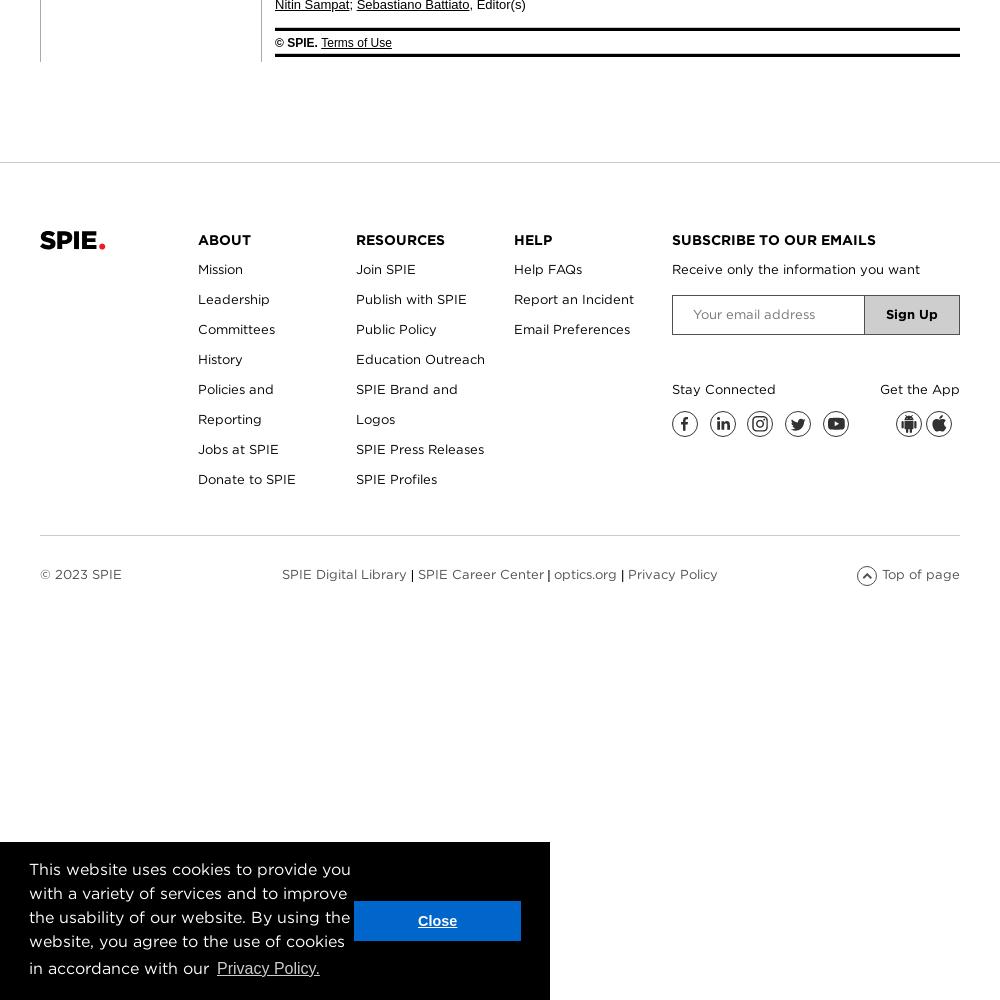 Image resolution: width=1000 pixels, height=1000 pixels. What do you see at coordinates (912, 312) in the screenshot?
I see `'Sign Up'` at bounding box center [912, 312].